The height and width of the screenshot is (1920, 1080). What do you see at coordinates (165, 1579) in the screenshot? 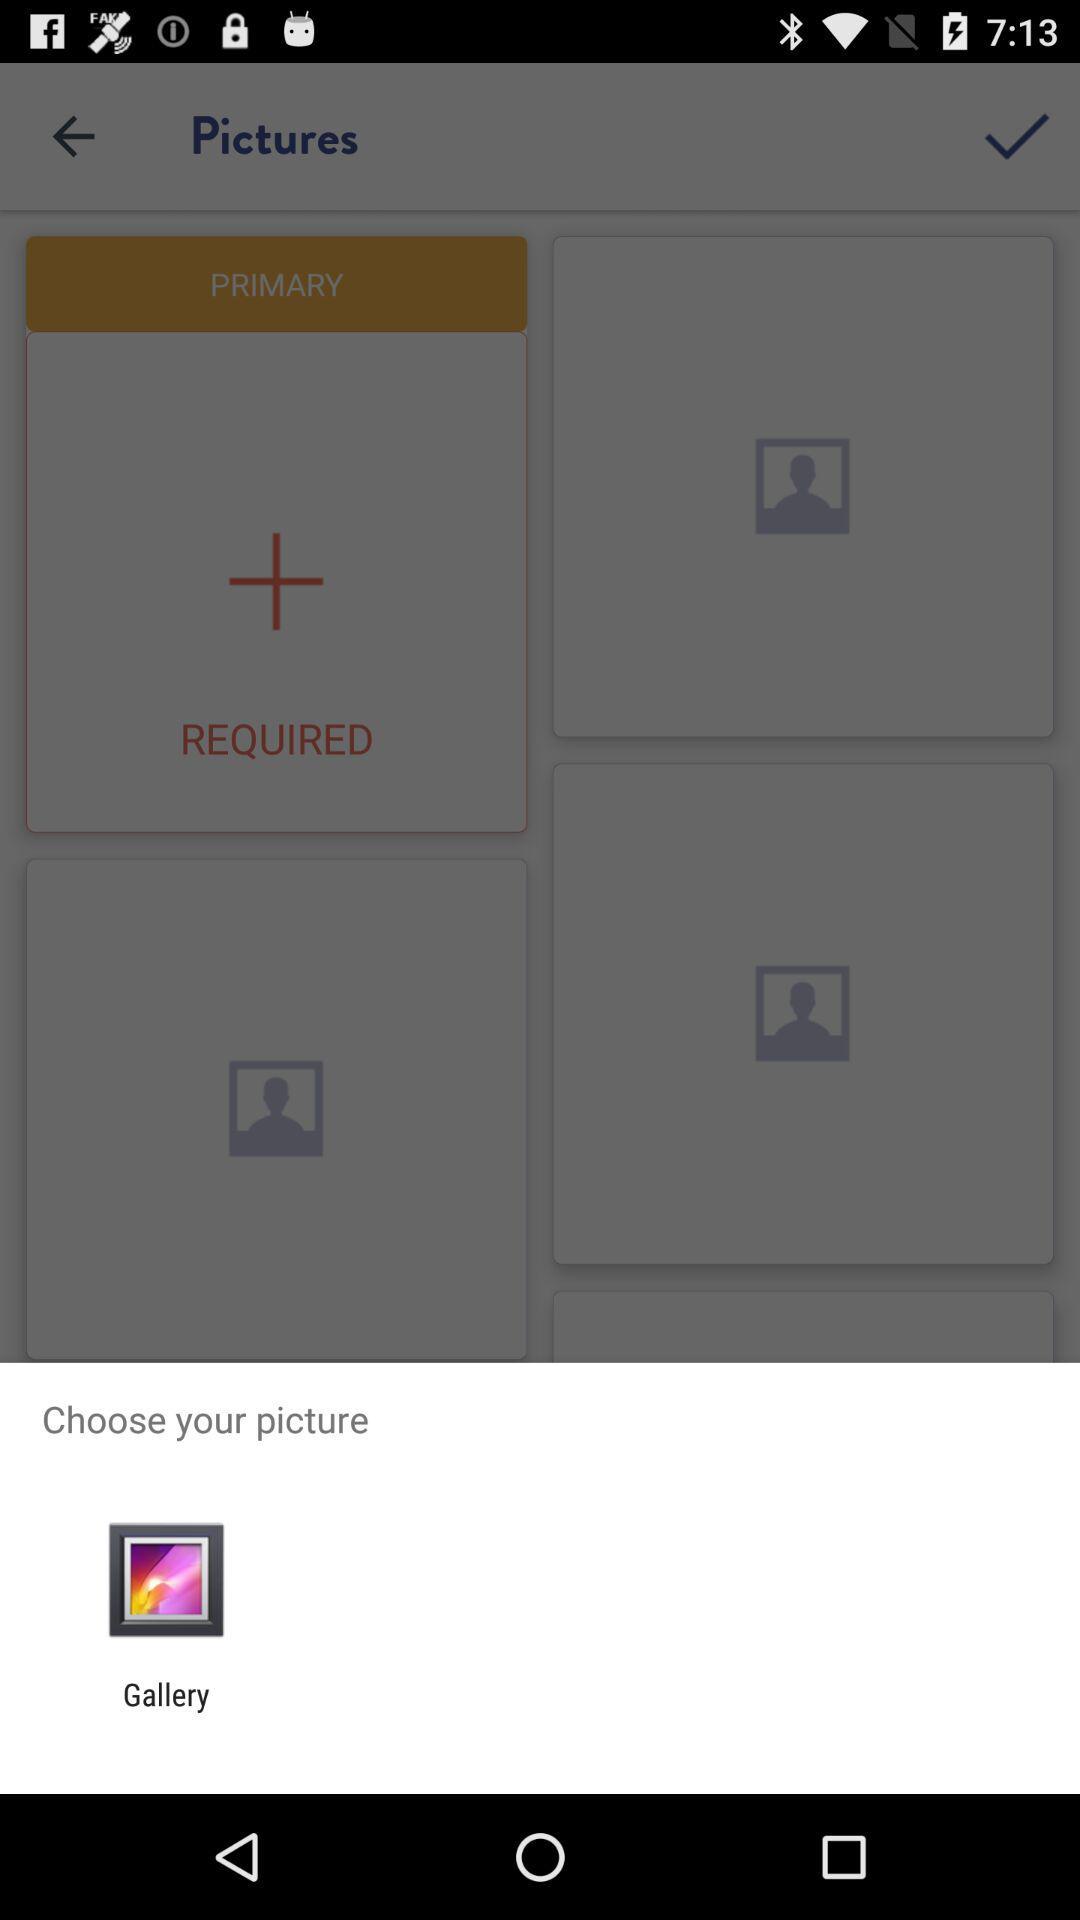
I see `app above gallery` at bounding box center [165, 1579].